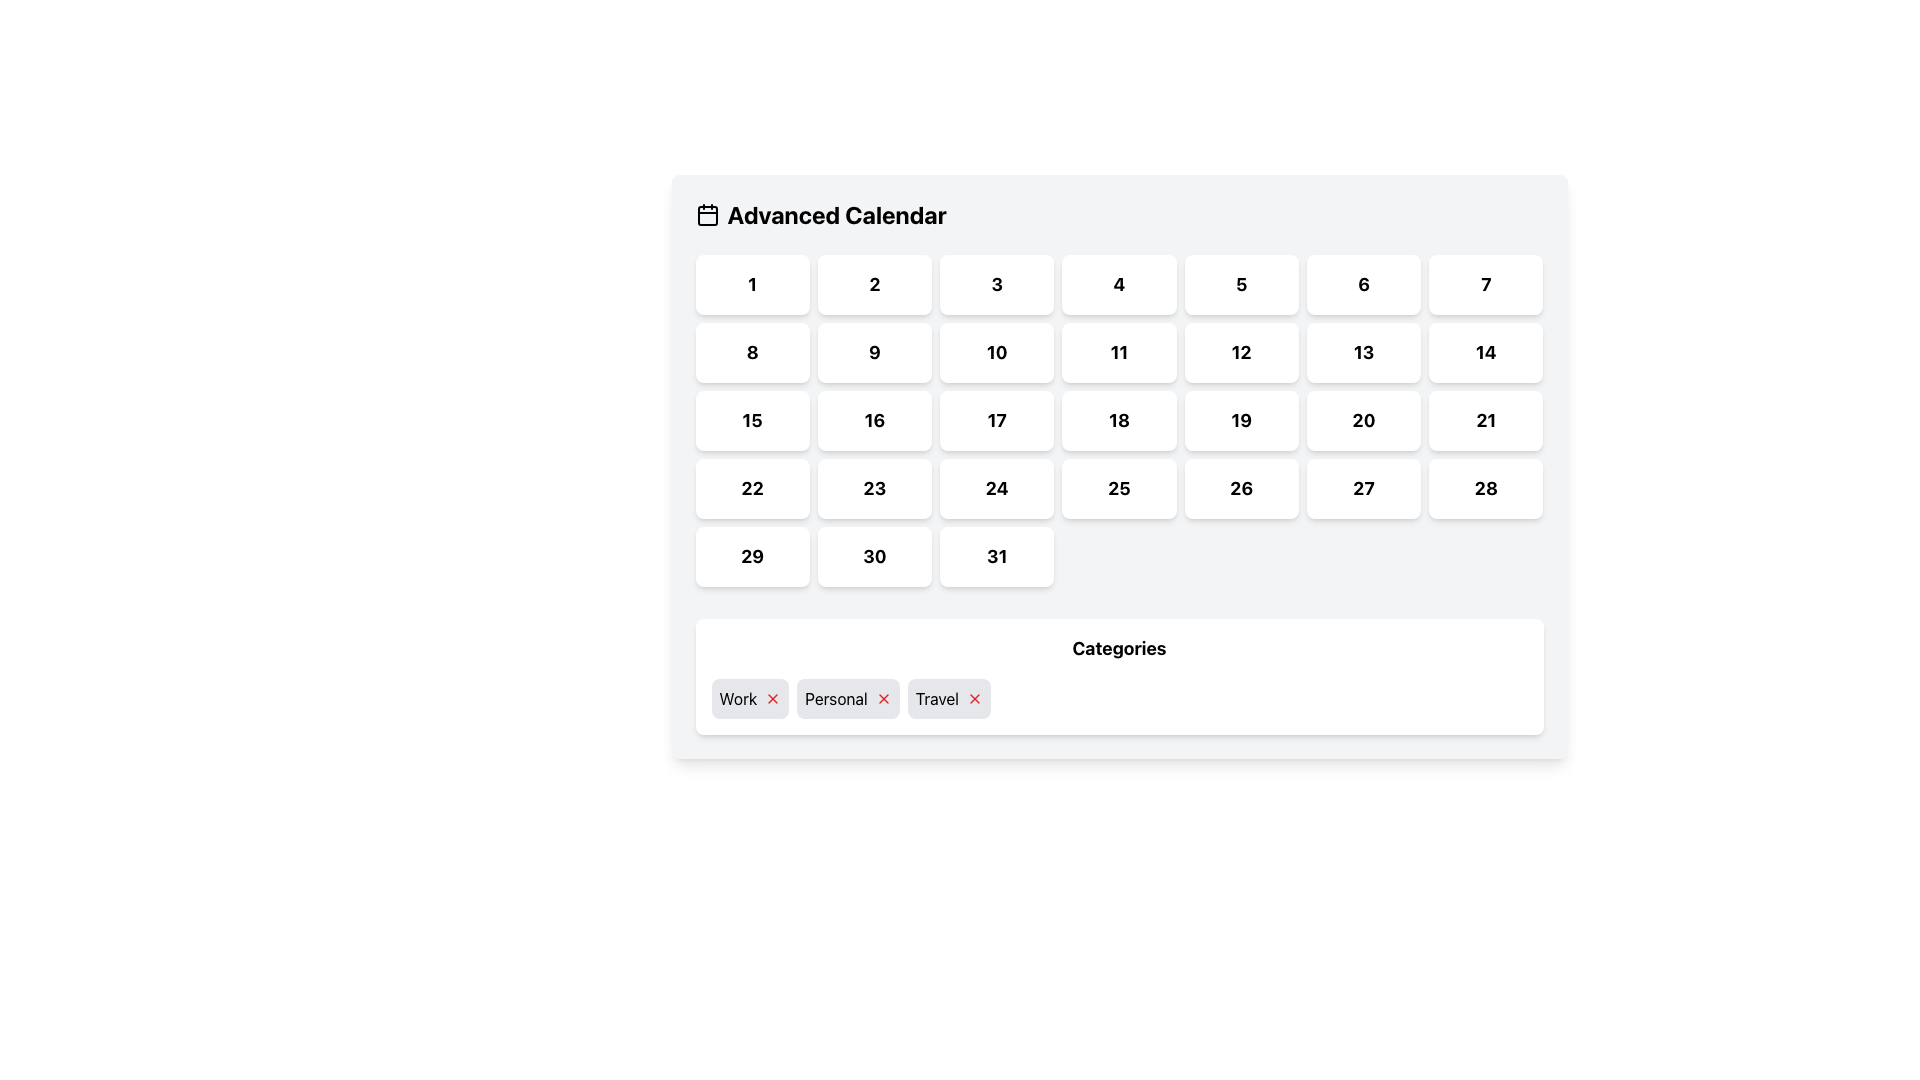  What do you see at coordinates (1118, 285) in the screenshot?
I see `the interactive button featuring the numeral '4'` at bounding box center [1118, 285].